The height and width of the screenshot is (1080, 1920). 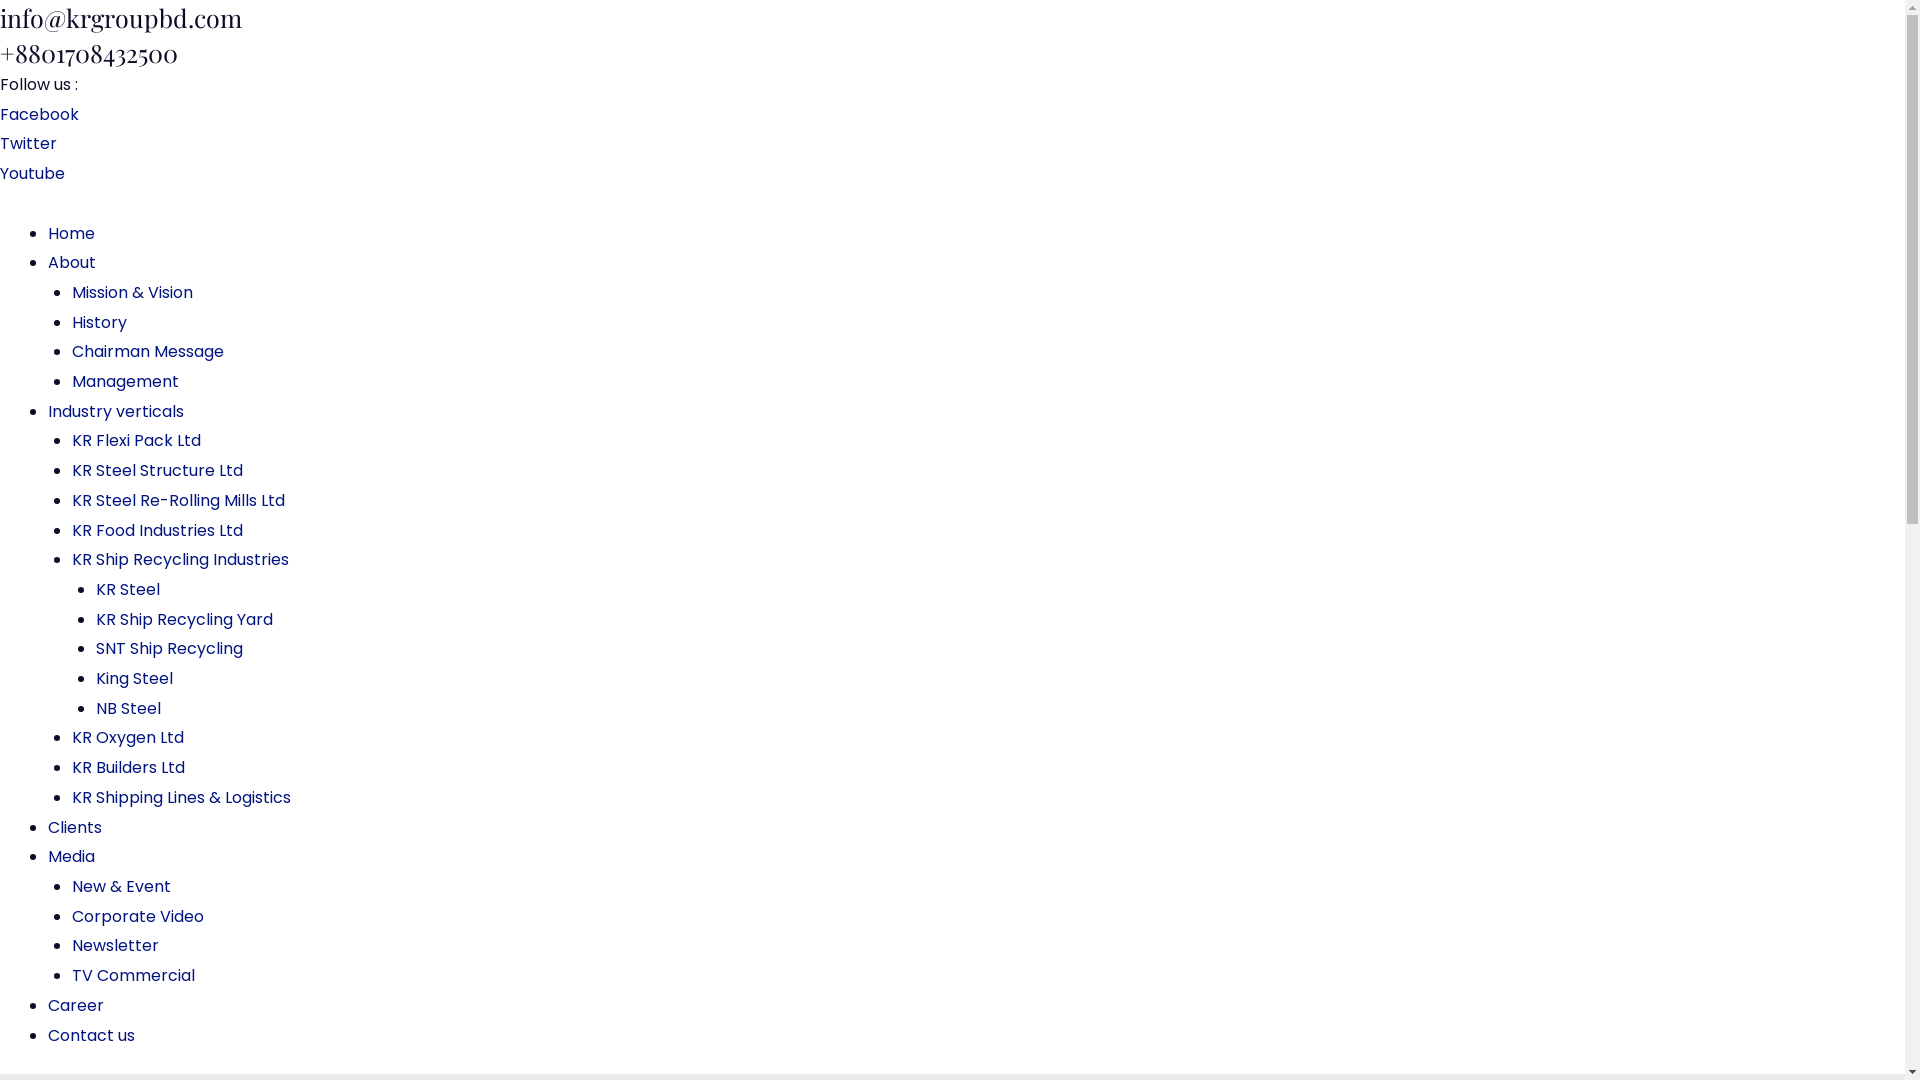 What do you see at coordinates (0, 172) in the screenshot?
I see `'Youtube'` at bounding box center [0, 172].